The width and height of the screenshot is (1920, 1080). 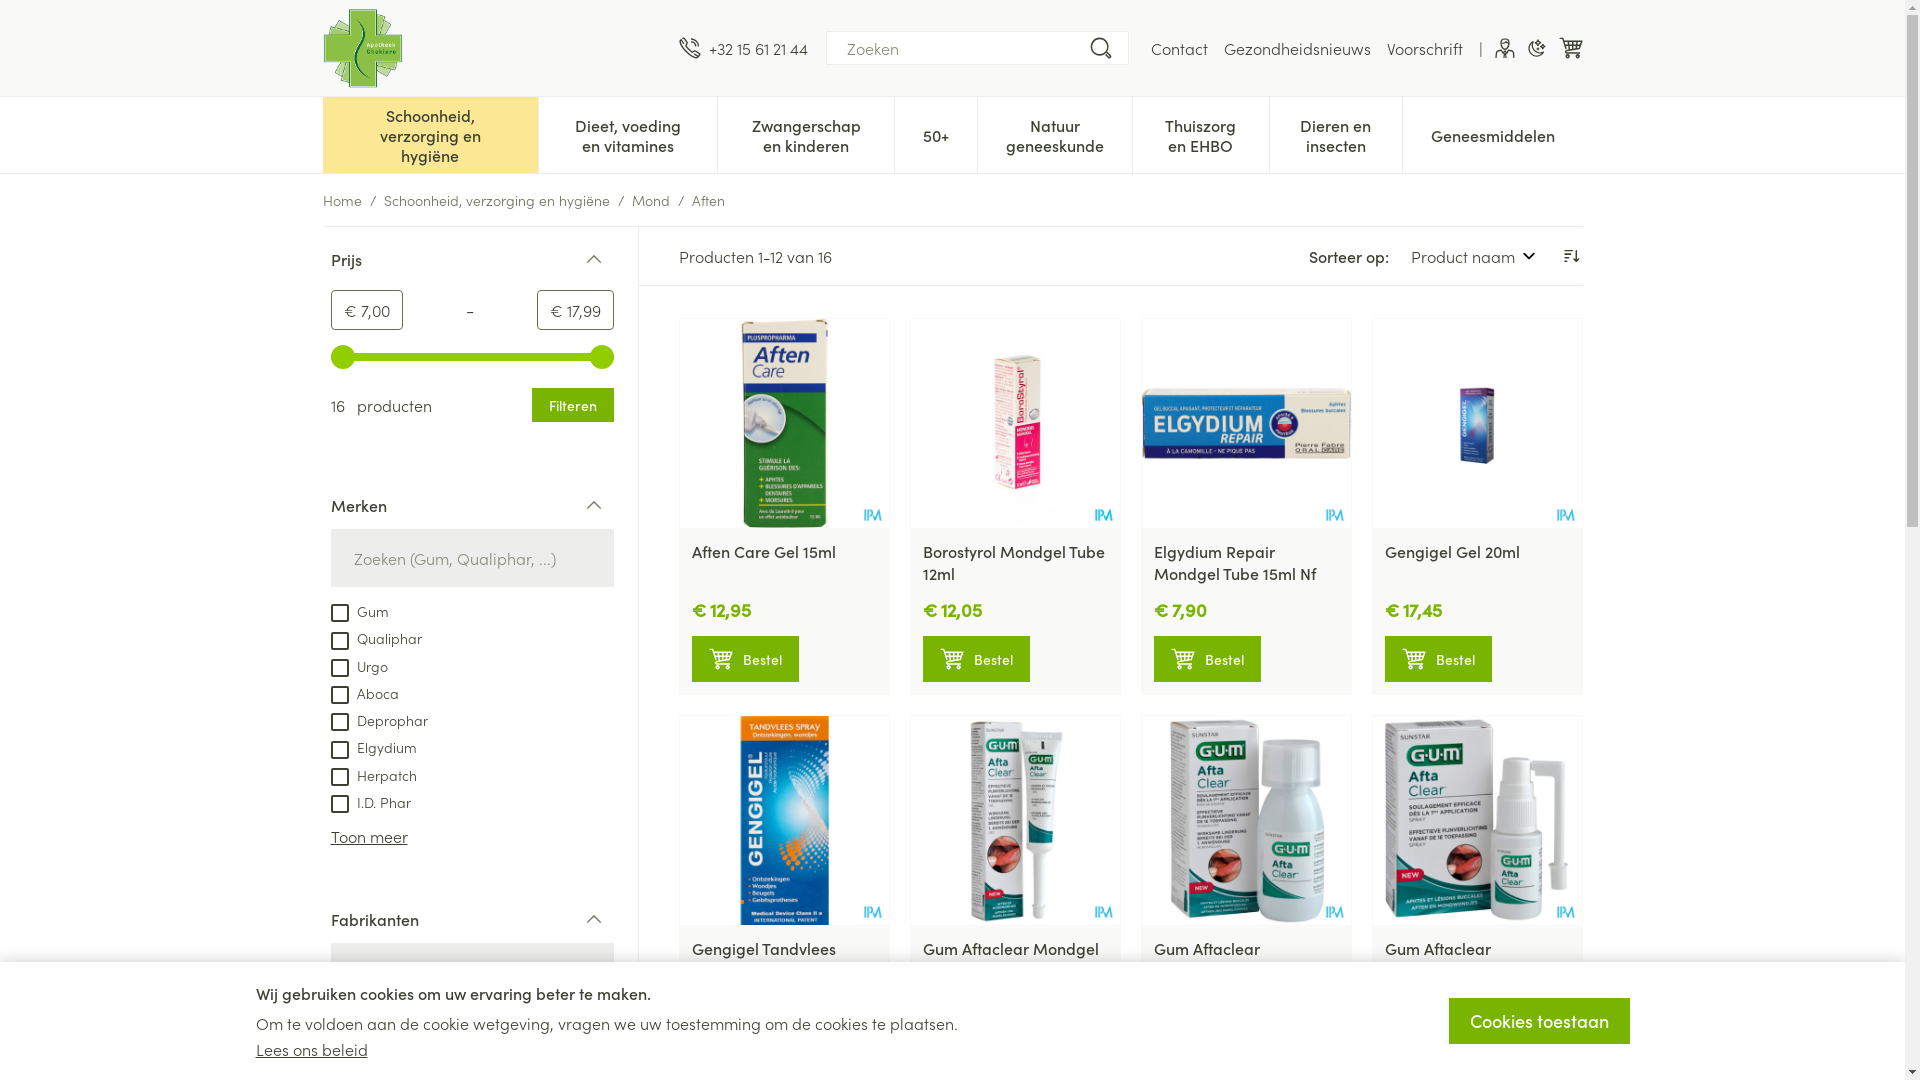 What do you see at coordinates (806, 132) in the screenshot?
I see `'Zwangerschap en kinderen'` at bounding box center [806, 132].